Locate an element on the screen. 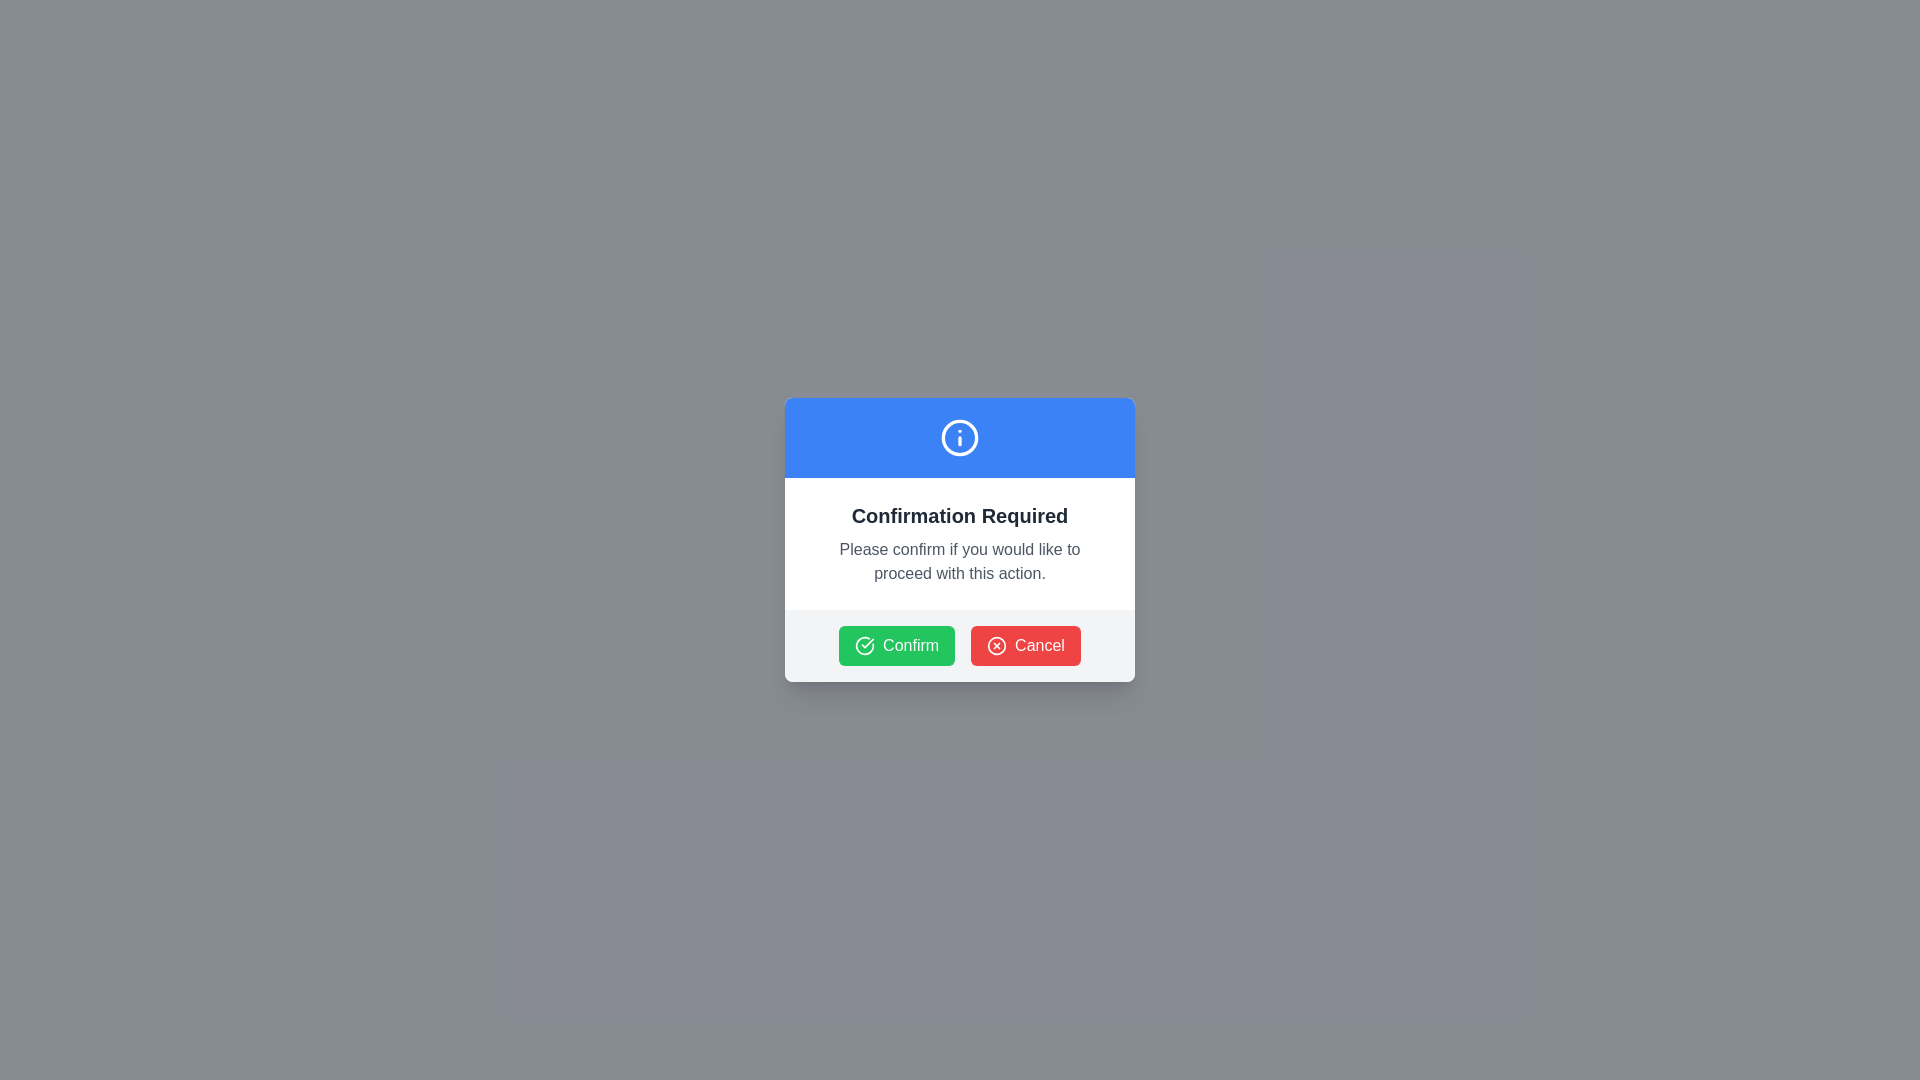  the SVG circle element, which is styled without any visible color or fill and is centered within the modal dialog above the title 'Confirmation Required' is located at coordinates (997, 645).